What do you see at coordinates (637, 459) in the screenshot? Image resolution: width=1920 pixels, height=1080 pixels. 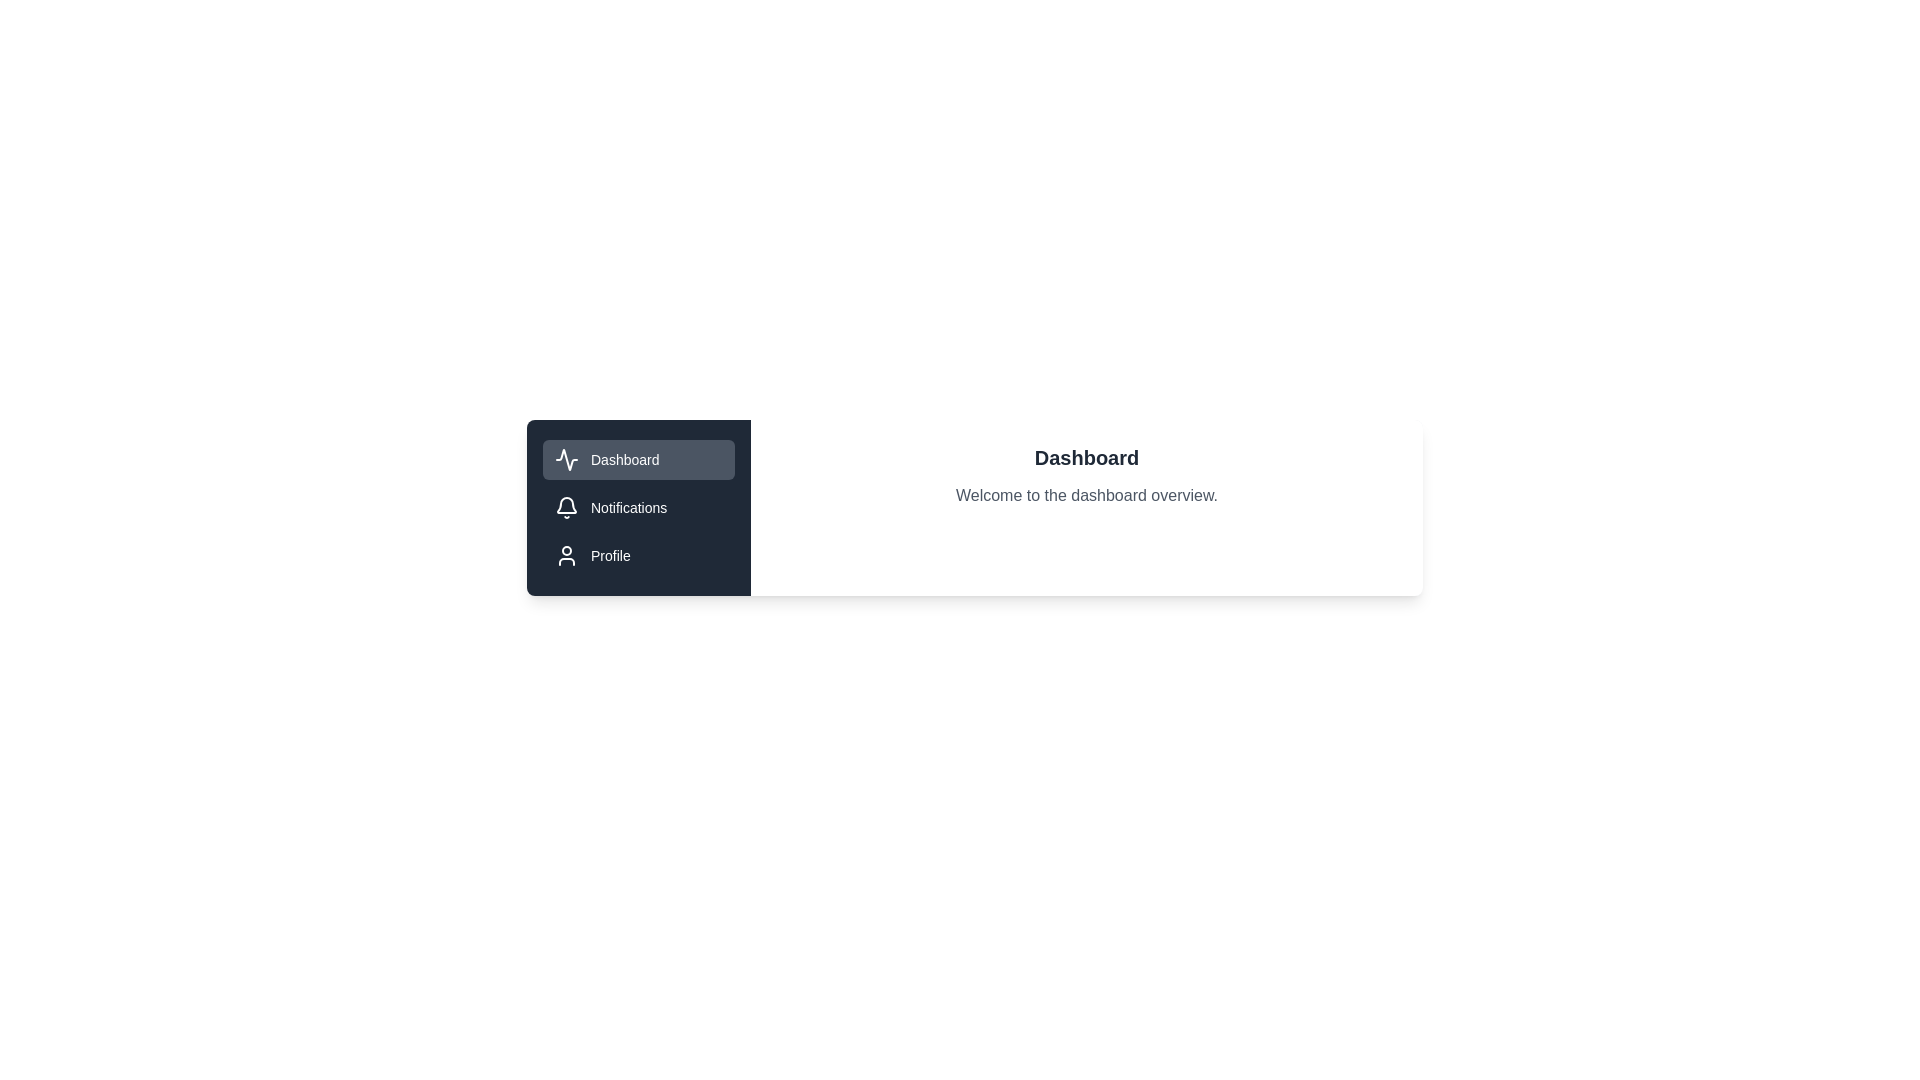 I see `the tab Dashboard to view its content` at bounding box center [637, 459].